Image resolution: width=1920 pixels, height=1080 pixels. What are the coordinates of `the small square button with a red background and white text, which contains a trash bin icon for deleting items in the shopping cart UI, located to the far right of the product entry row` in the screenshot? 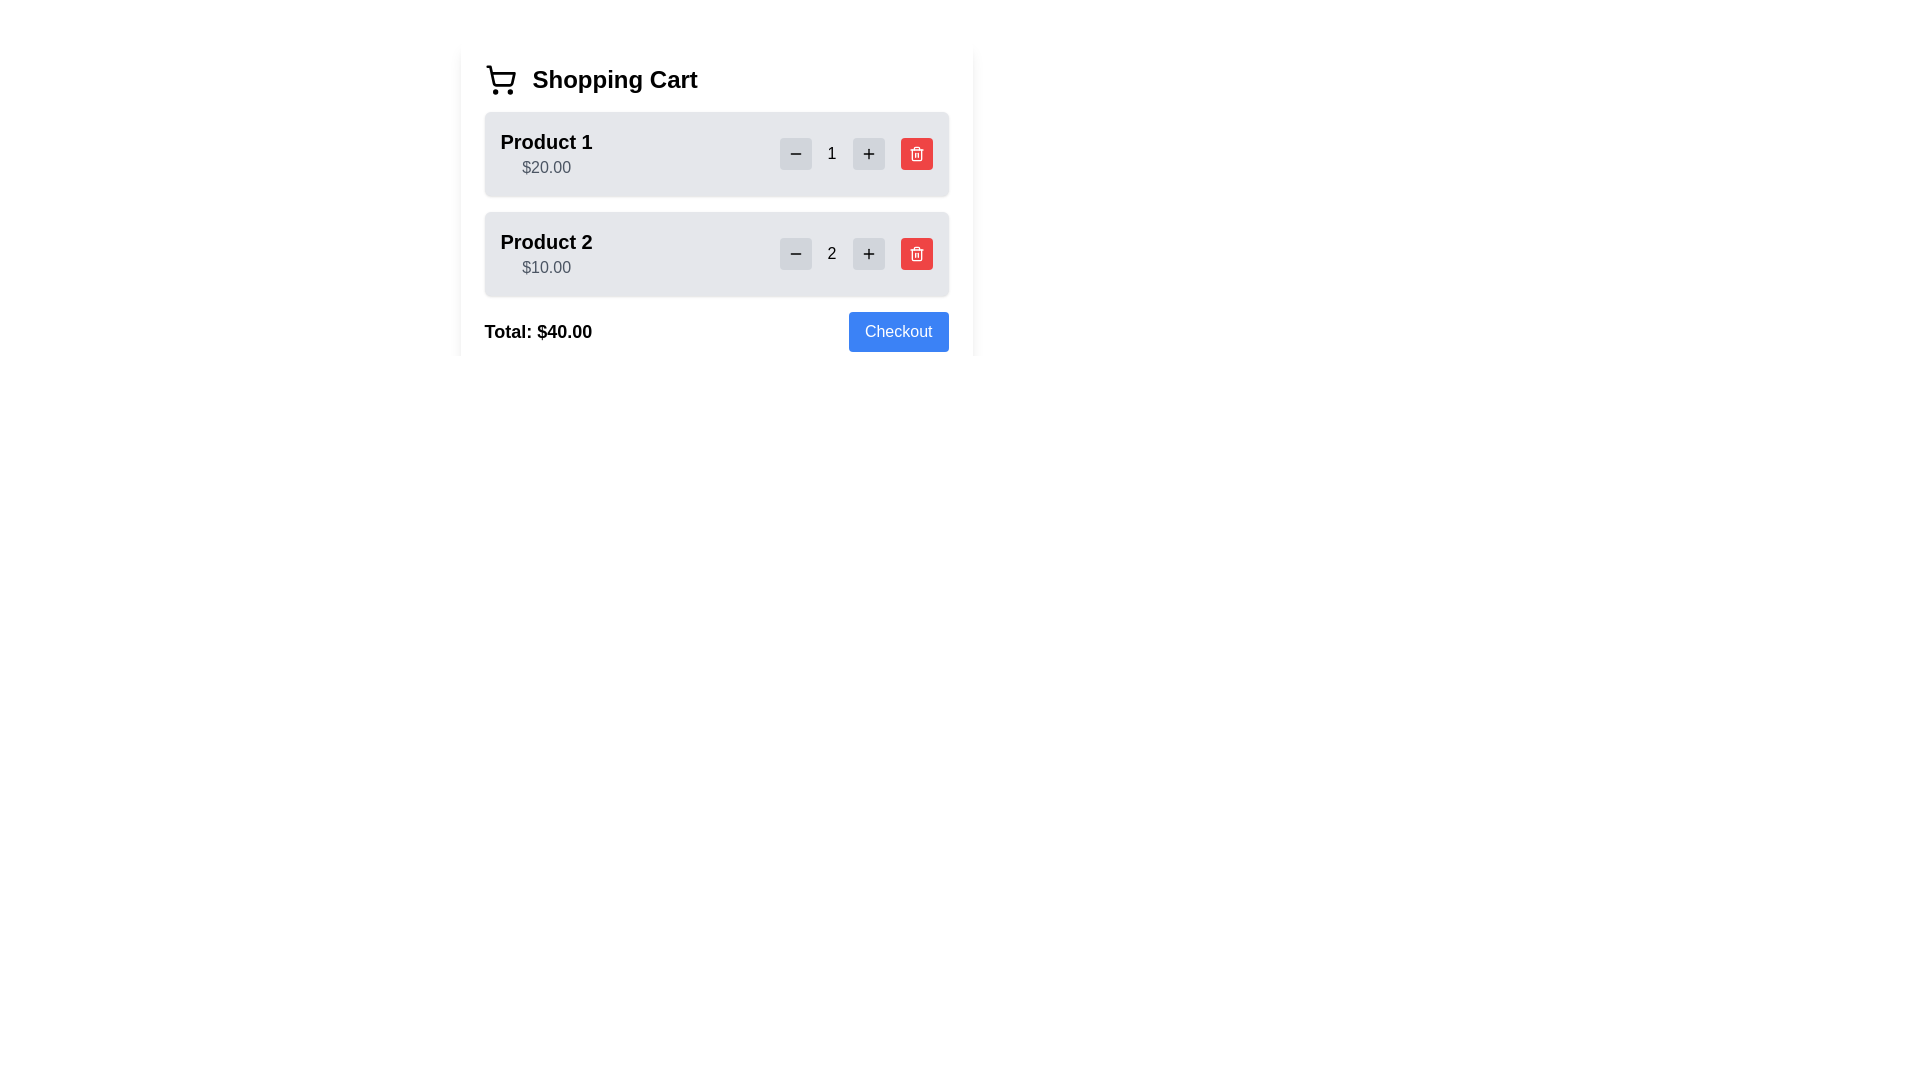 It's located at (915, 153).